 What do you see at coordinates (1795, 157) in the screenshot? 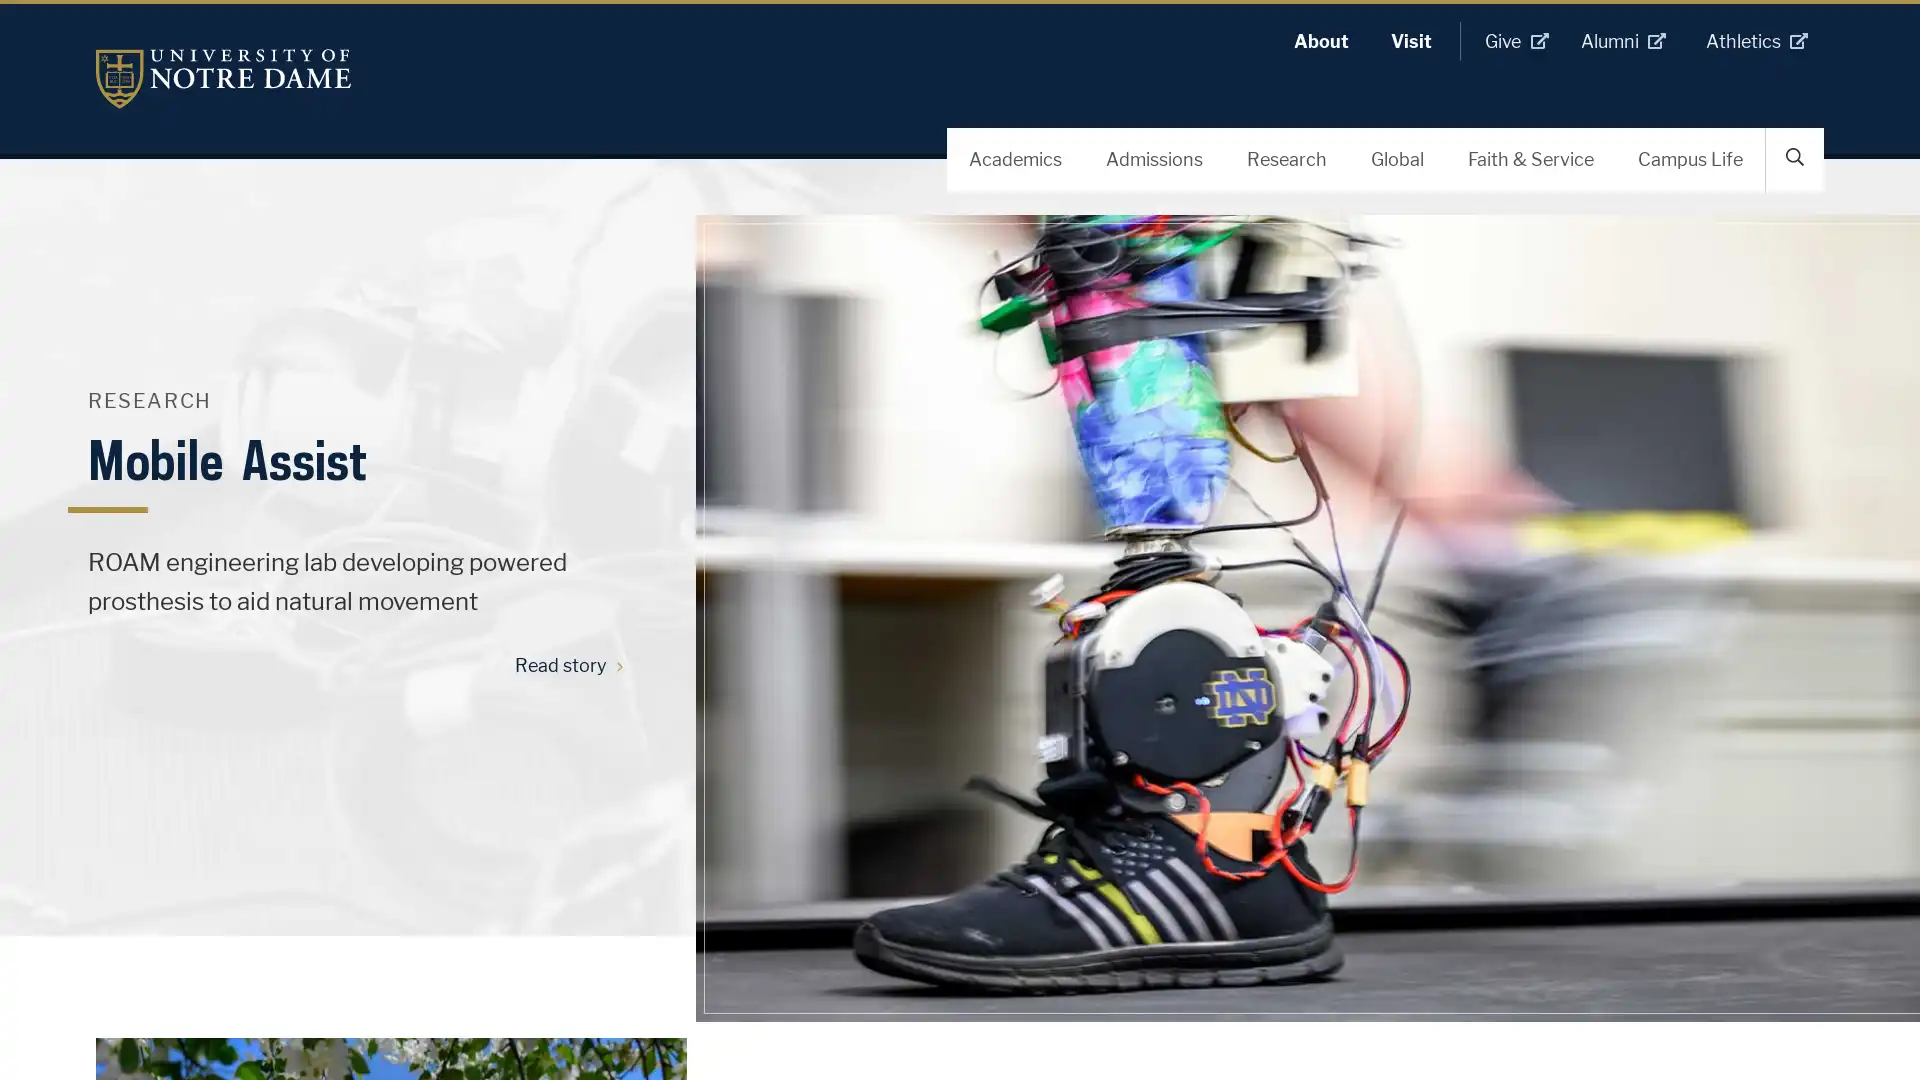
I see `Toggle search` at bounding box center [1795, 157].